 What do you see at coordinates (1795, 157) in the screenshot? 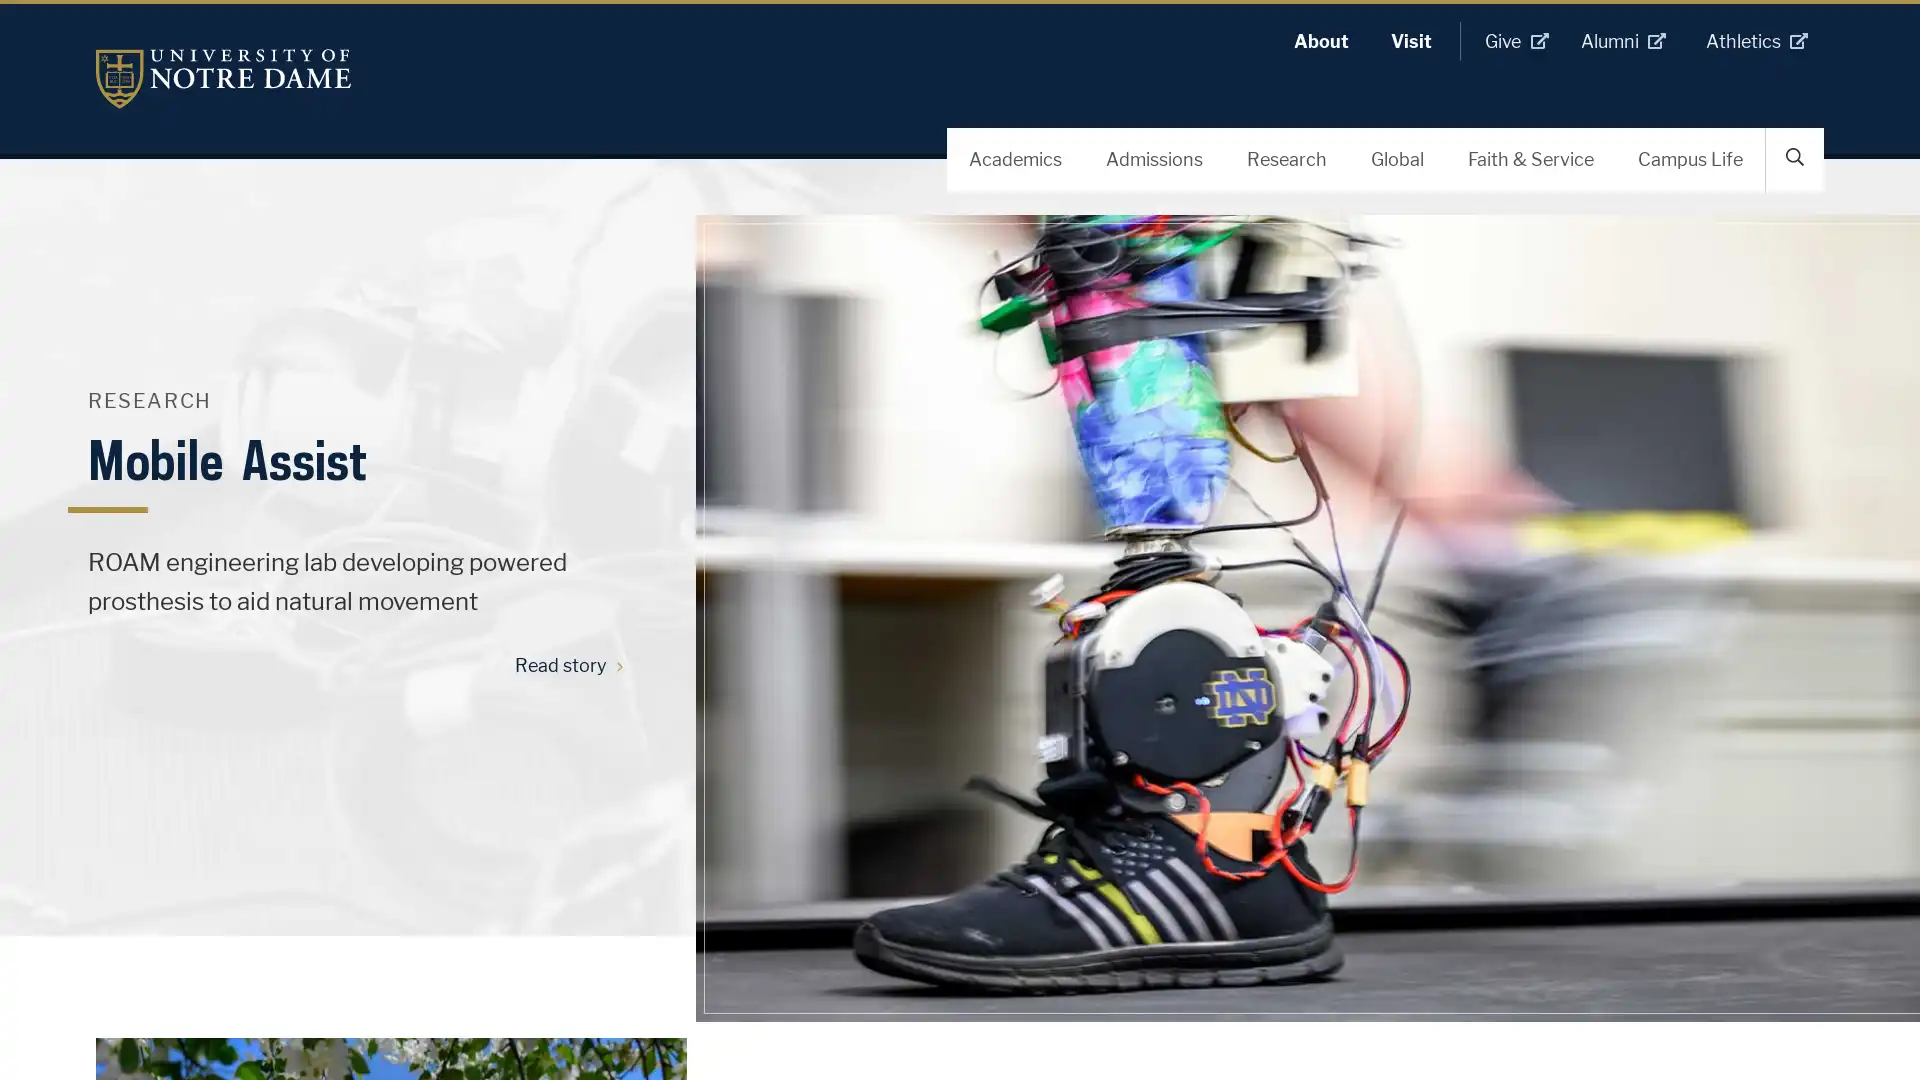
I see `Toggle search` at bounding box center [1795, 157].